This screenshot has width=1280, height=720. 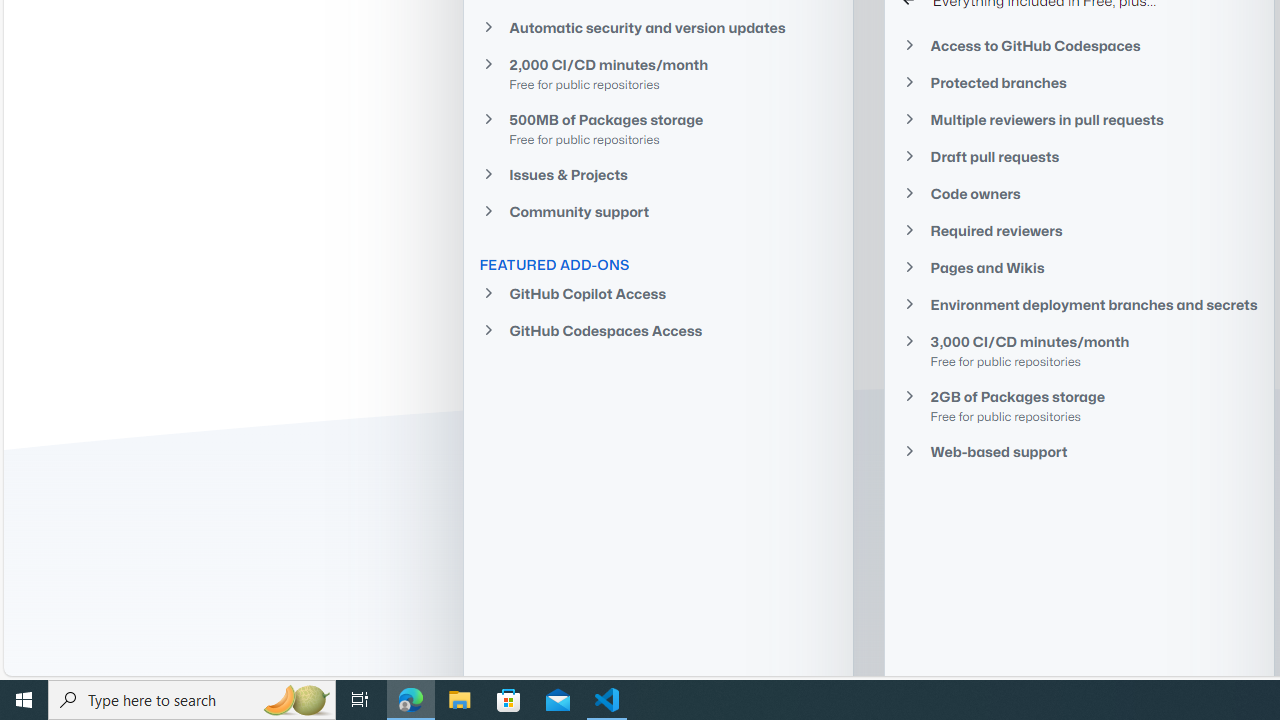 What do you see at coordinates (1078, 229) in the screenshot?
I see `'Required reviewers'` at bounding box center [1078, 229].